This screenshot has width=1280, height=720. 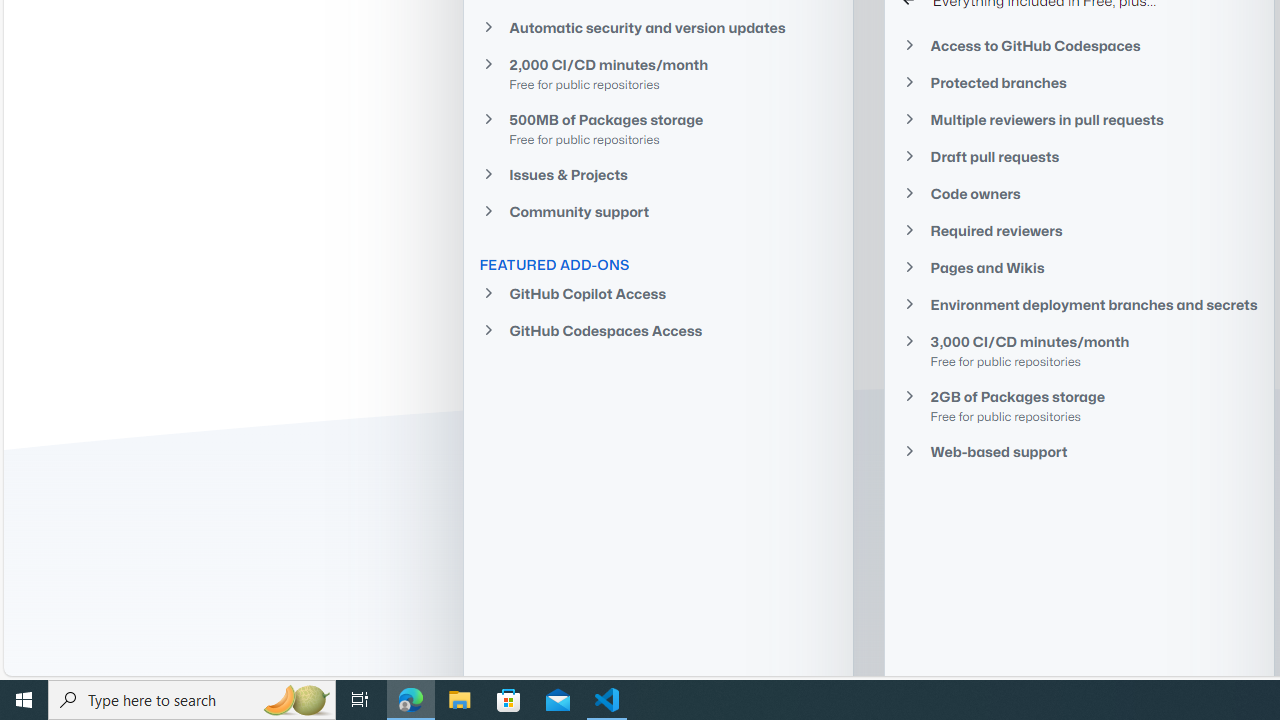 What do you see at coordinates (1078, 229) in the screenshot?
I see `'Required reviewers'` at bounding box center [1078, 229].